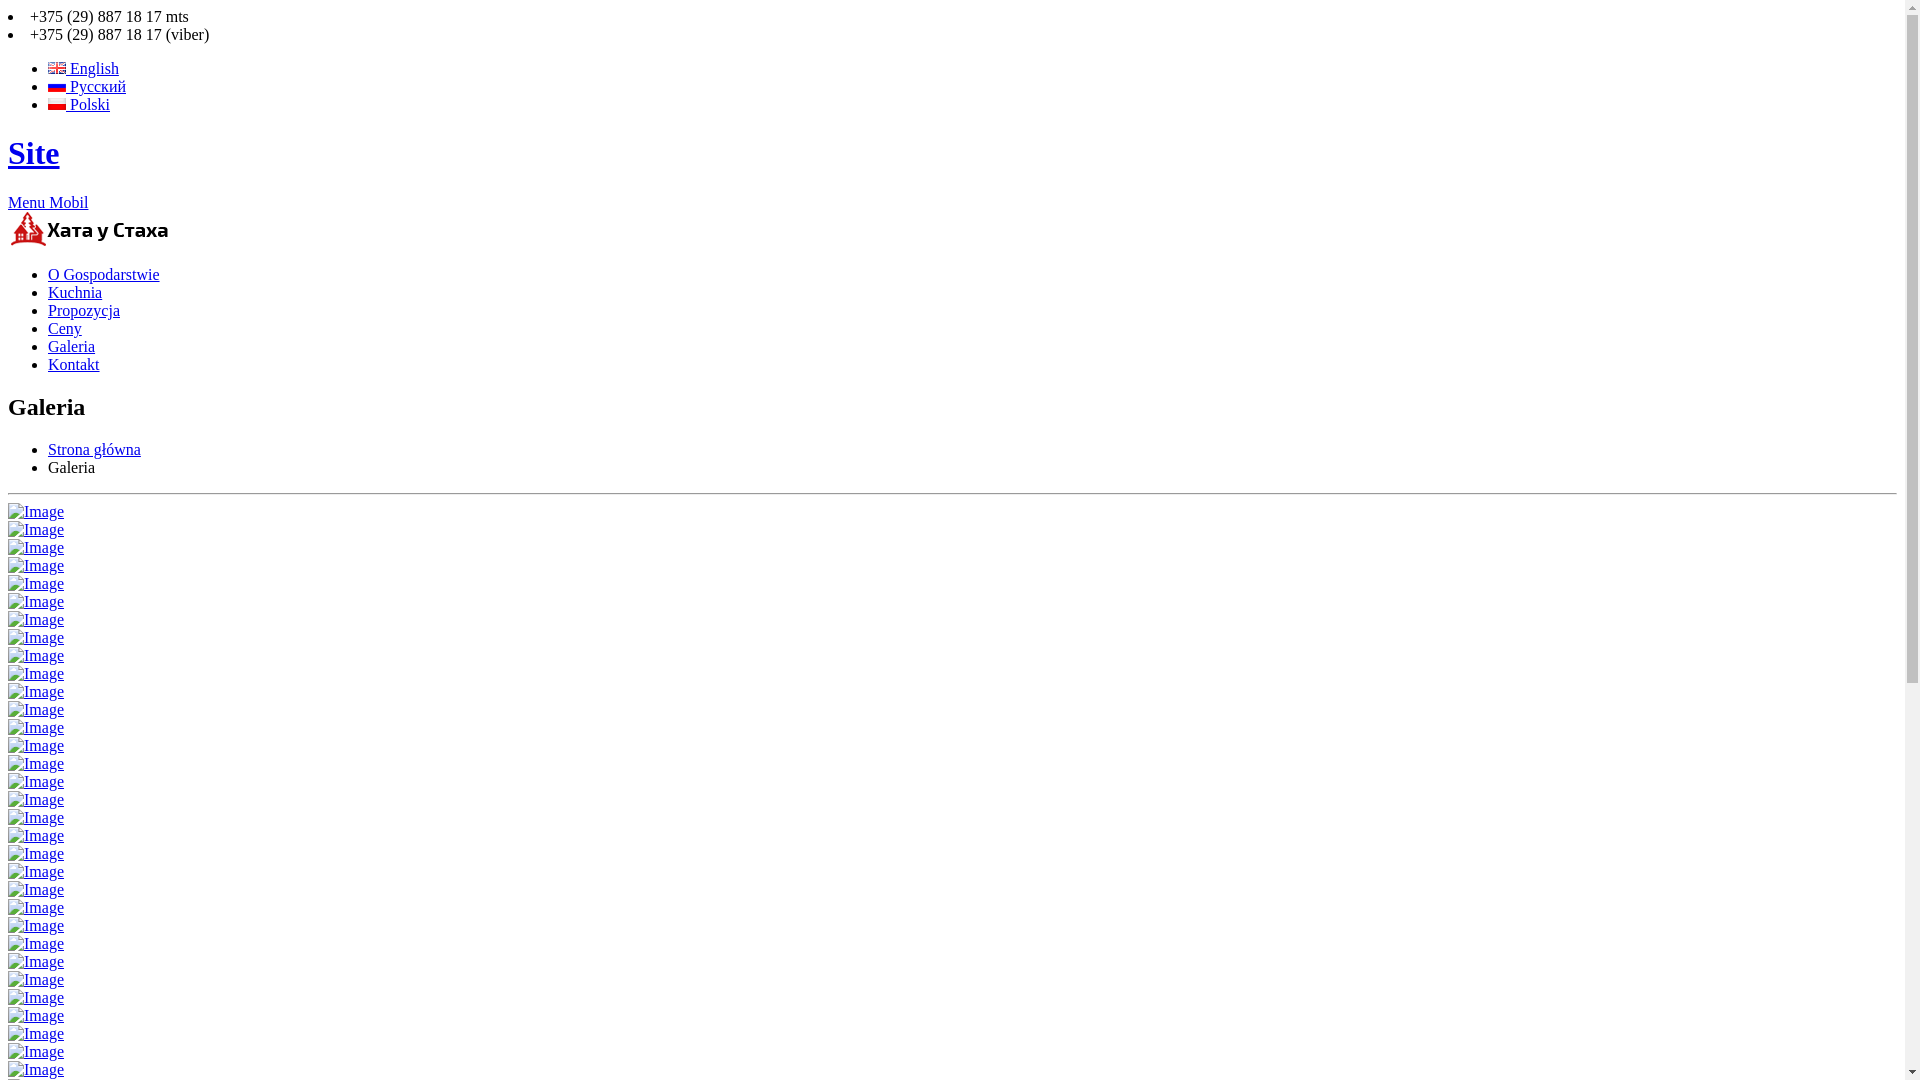 This screenshot has width=1920, height=1080. What do you see at coordinates (71, 345) in the screenshot?
I see `'Galeria'` at bounding box center [71, 345].